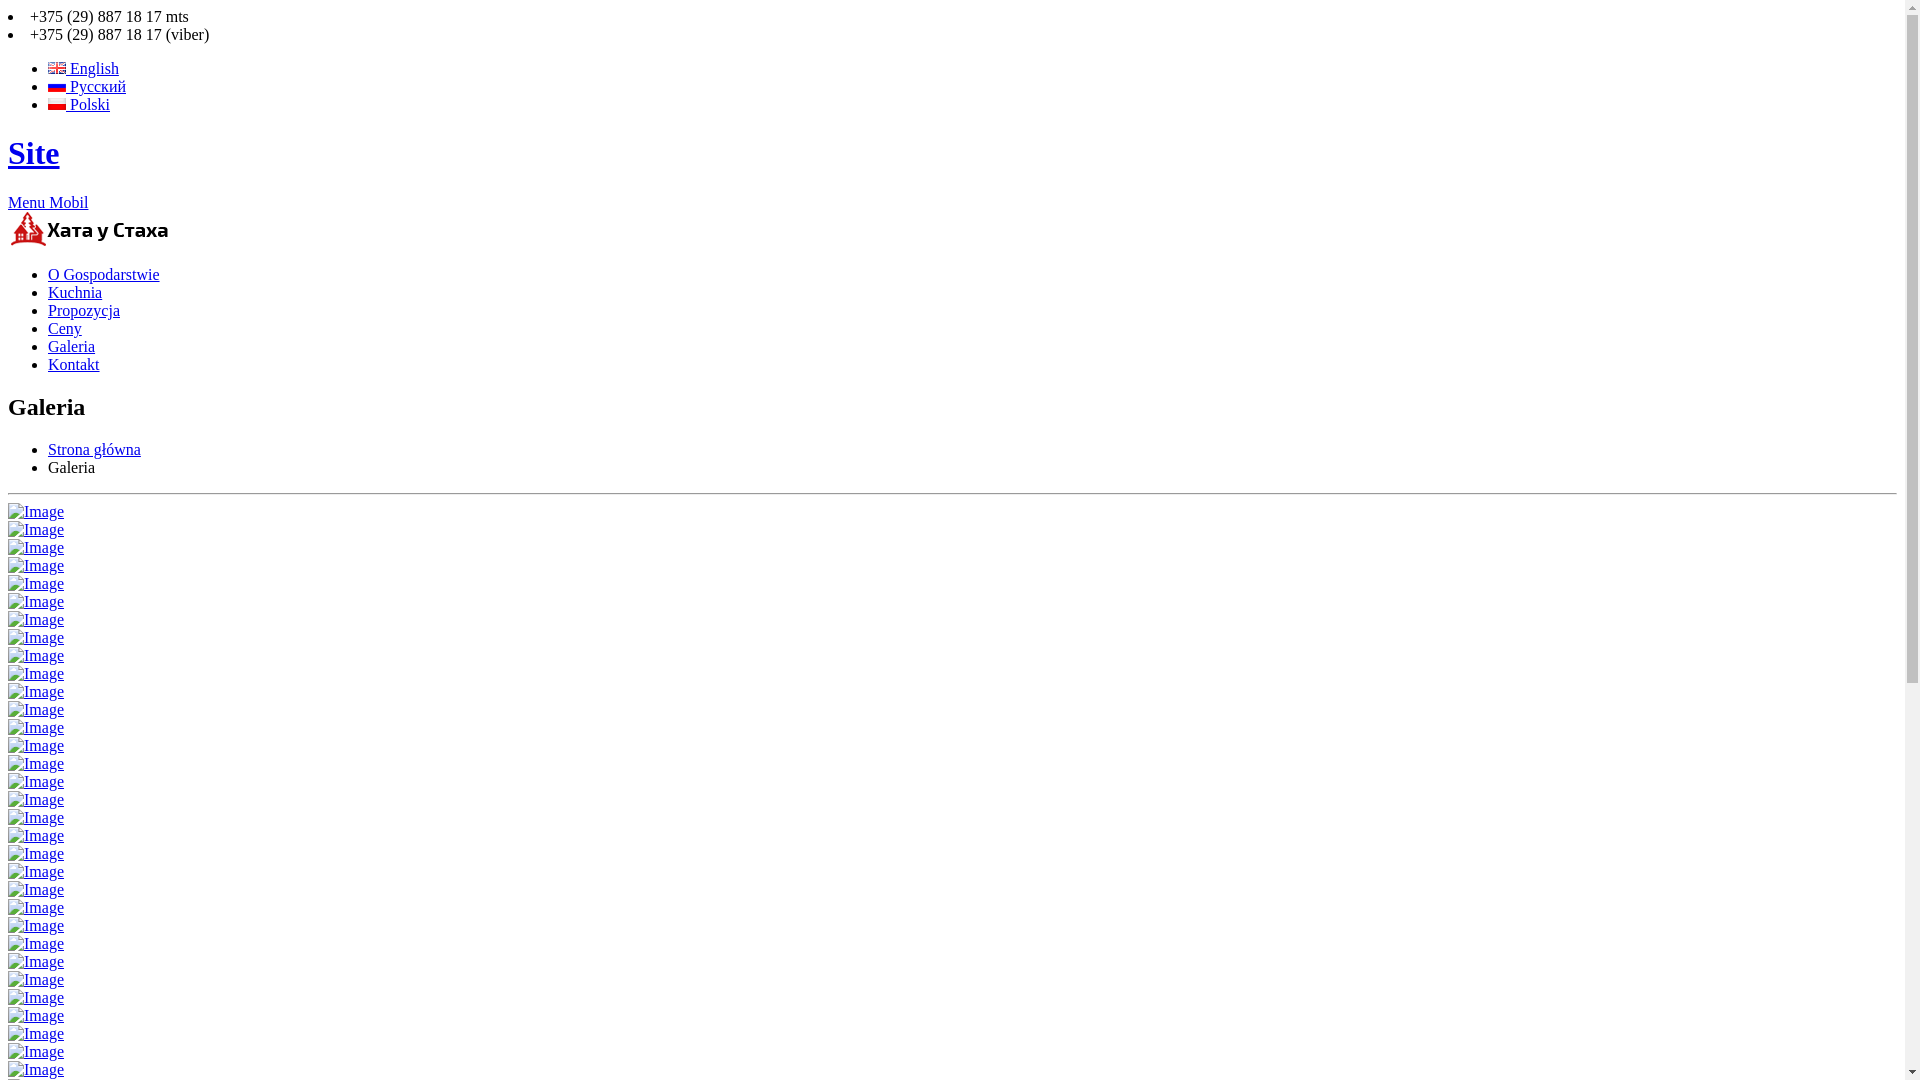 This screenshot has width=1920, height=1080. What do you see at coordinates (71, 345) in the screenshot?
I see `'Galeria'` at bounding box center [71, 345].